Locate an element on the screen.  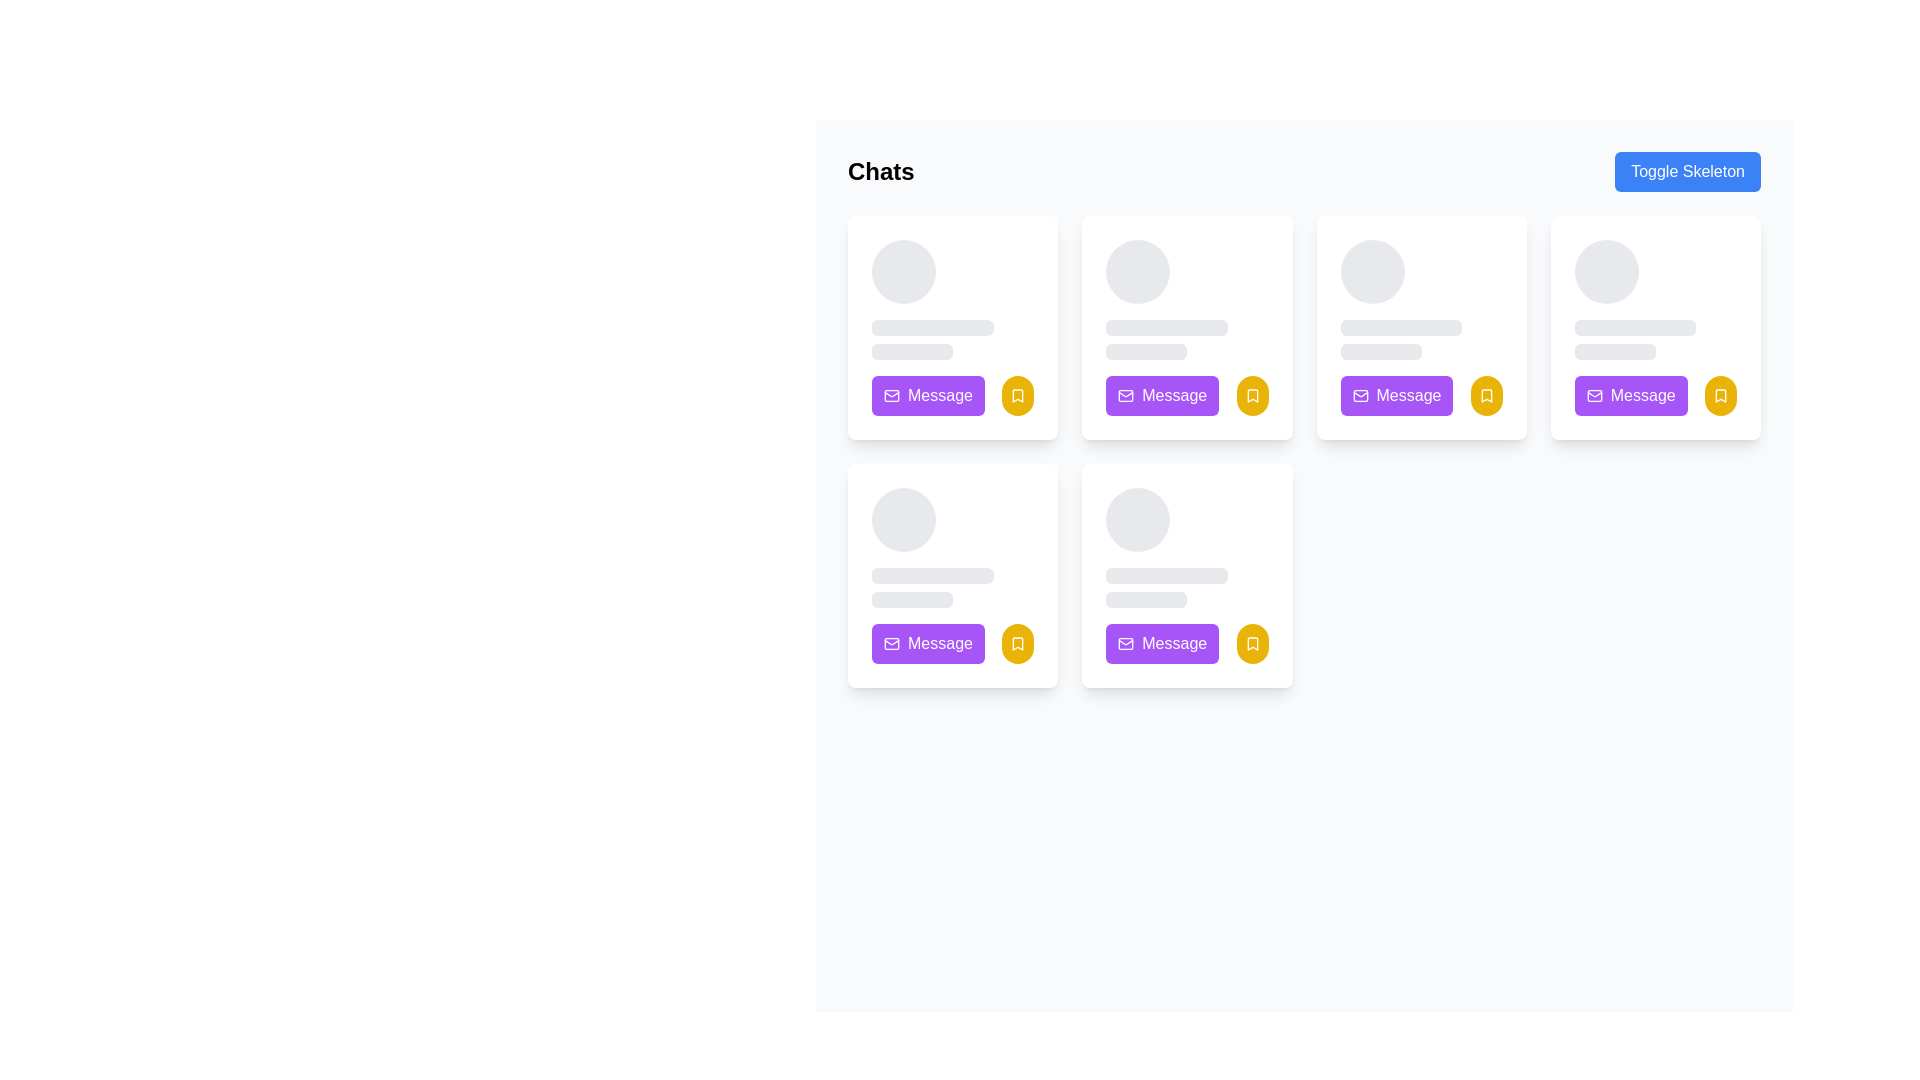
the purple button with rounded corners and white text that reads 'Message', located in the bottom-right section of a card layout, to observe hover effects is located at coordinates (1631, 396).